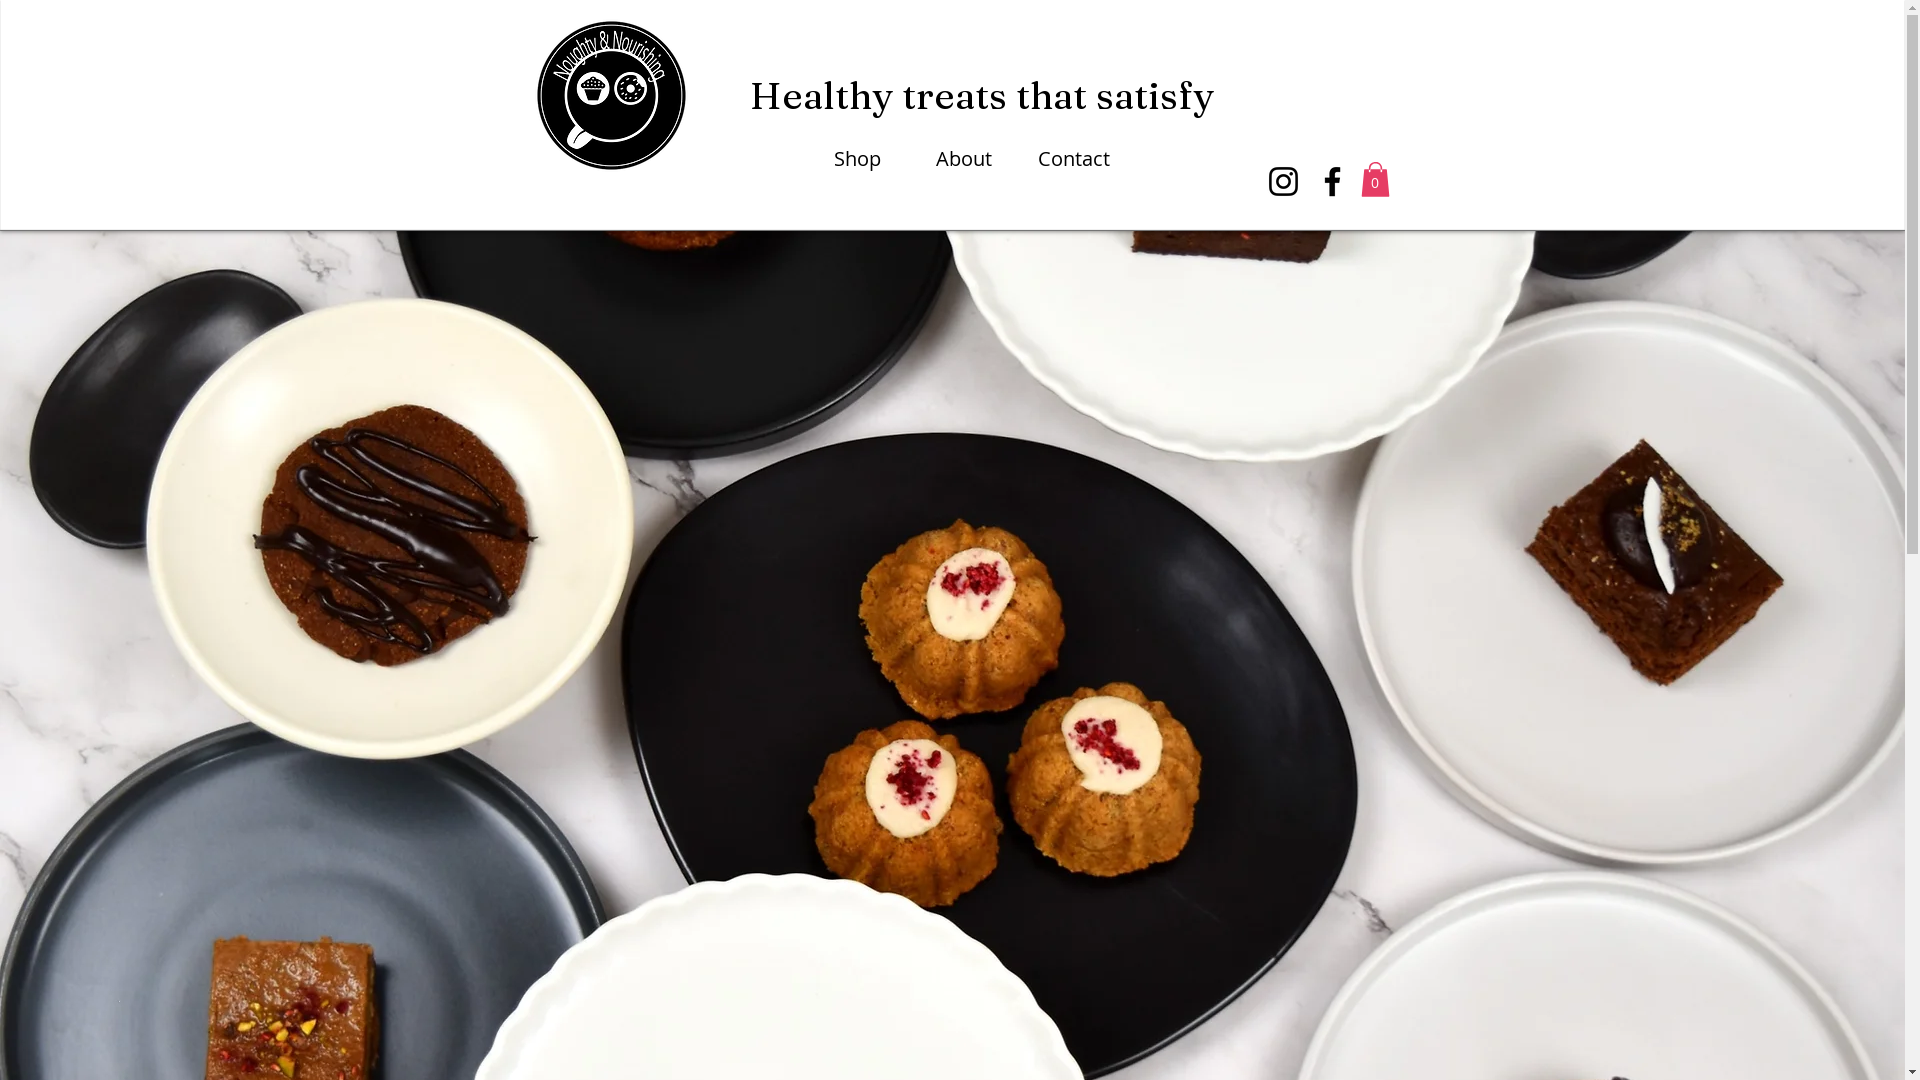 The height and width of the screenshot is (1080, 1920). What do you see at coordinates (1072, 157) in the screenshot?
I see `'Contact'` at bounding box center [1072, 157].